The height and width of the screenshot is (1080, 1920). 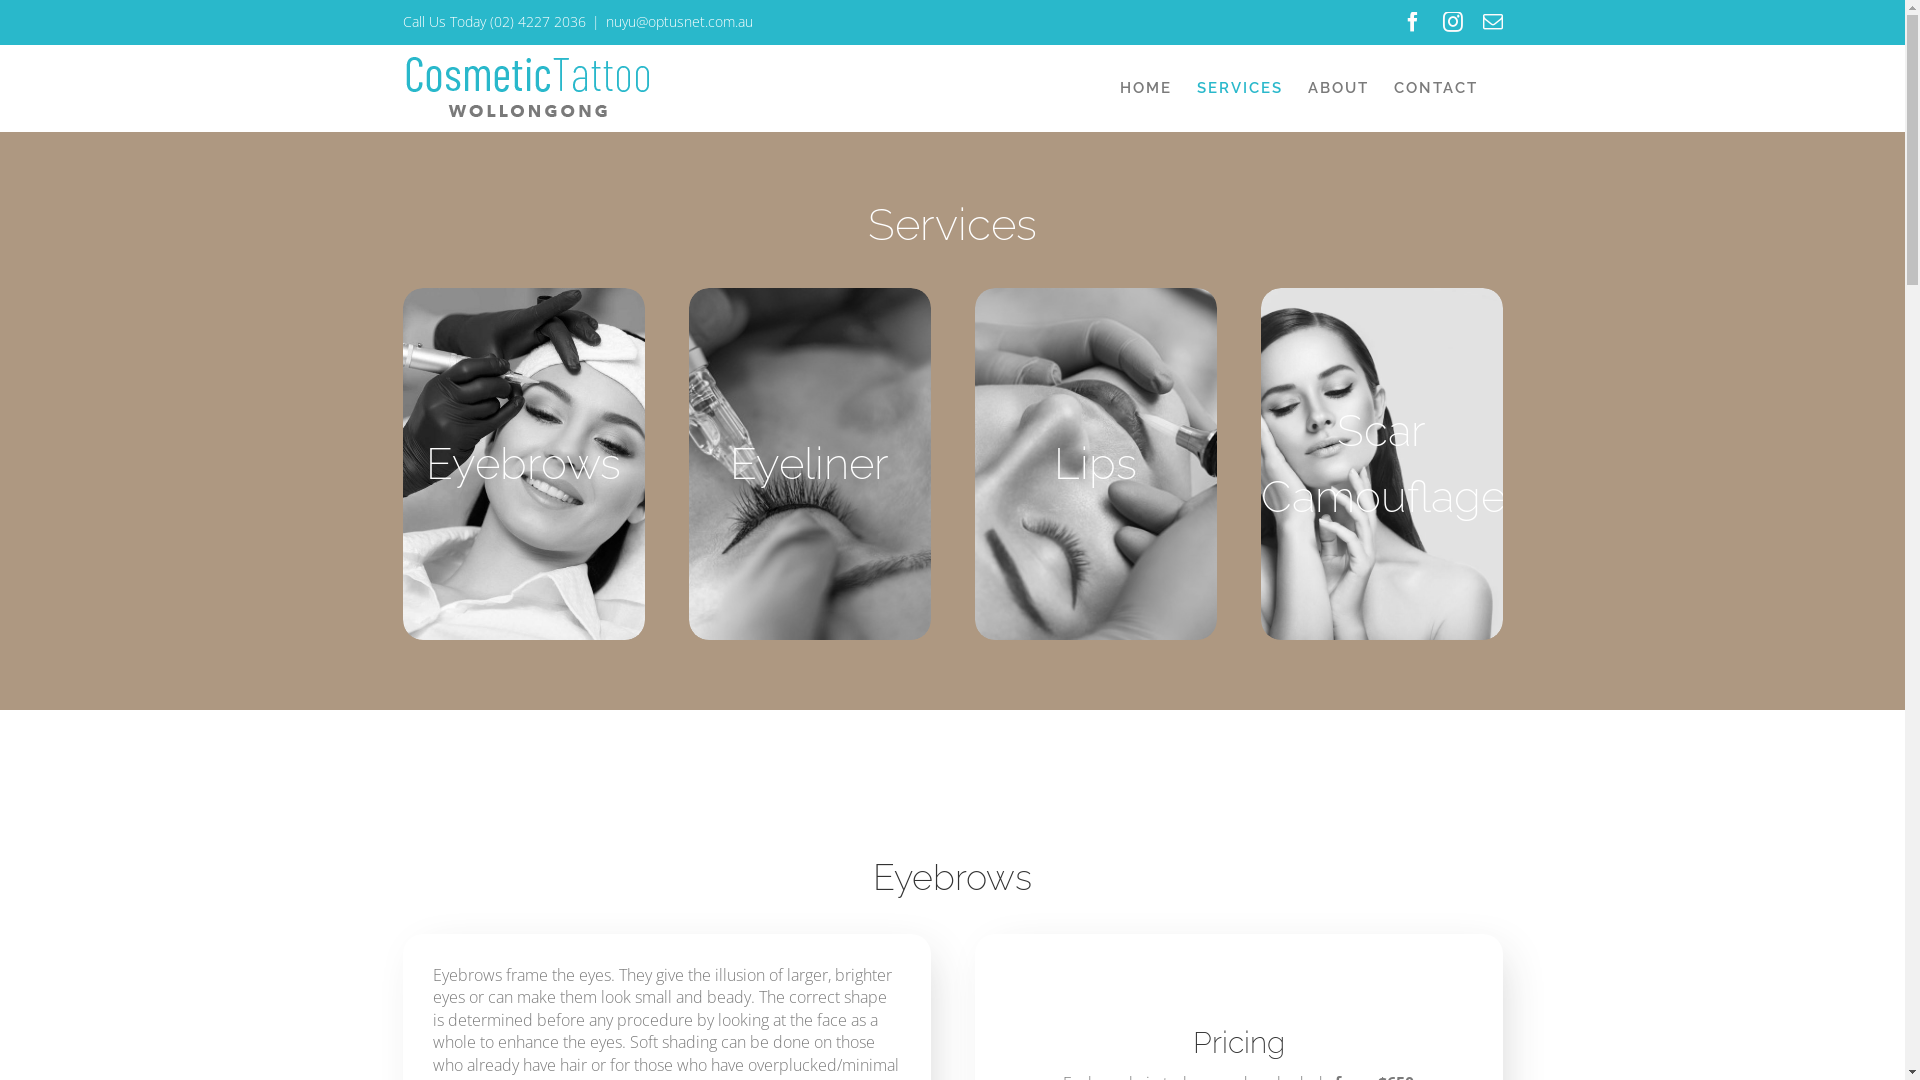 I want to click on 'Instagram', so click(x=1441, y=22).